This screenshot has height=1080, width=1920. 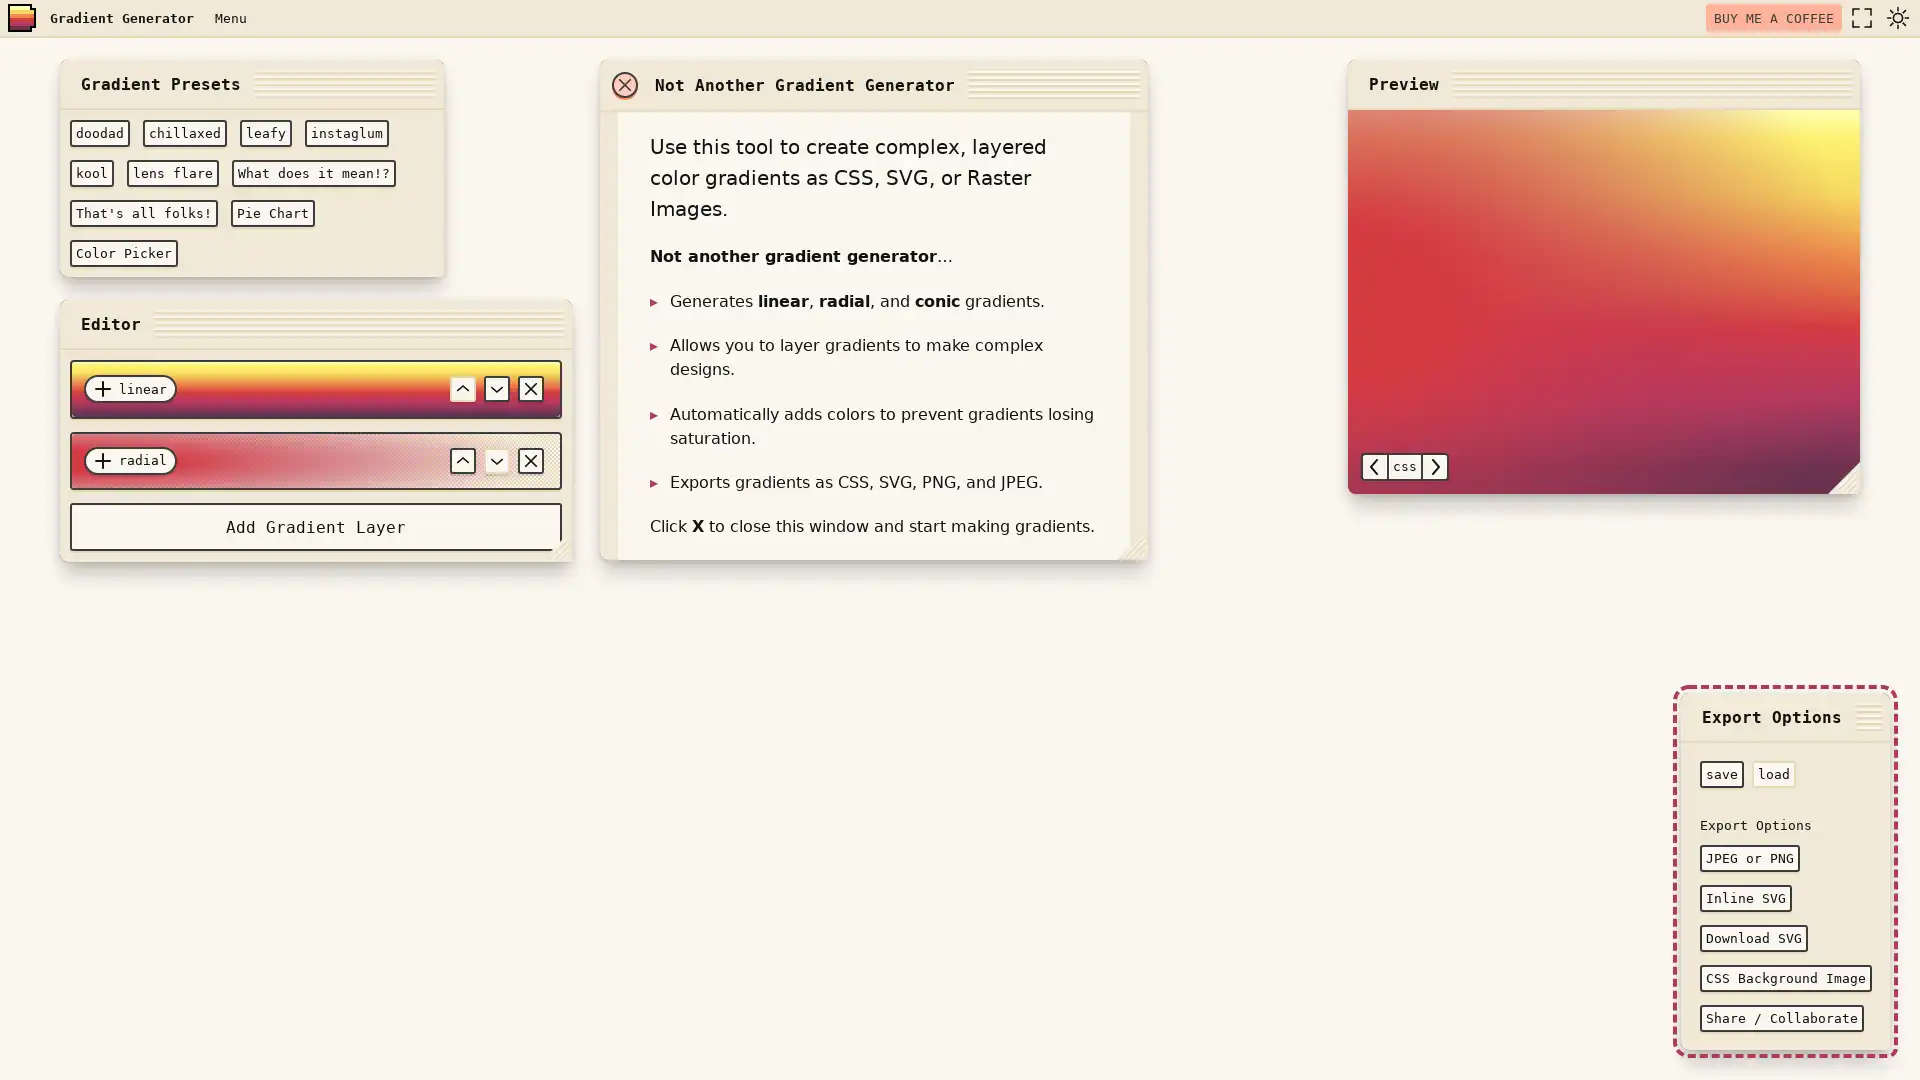 What do you see at coordinates (1751, 937) in the screenshot?
I see `Download SVG` at bounding box center [1751, 937].